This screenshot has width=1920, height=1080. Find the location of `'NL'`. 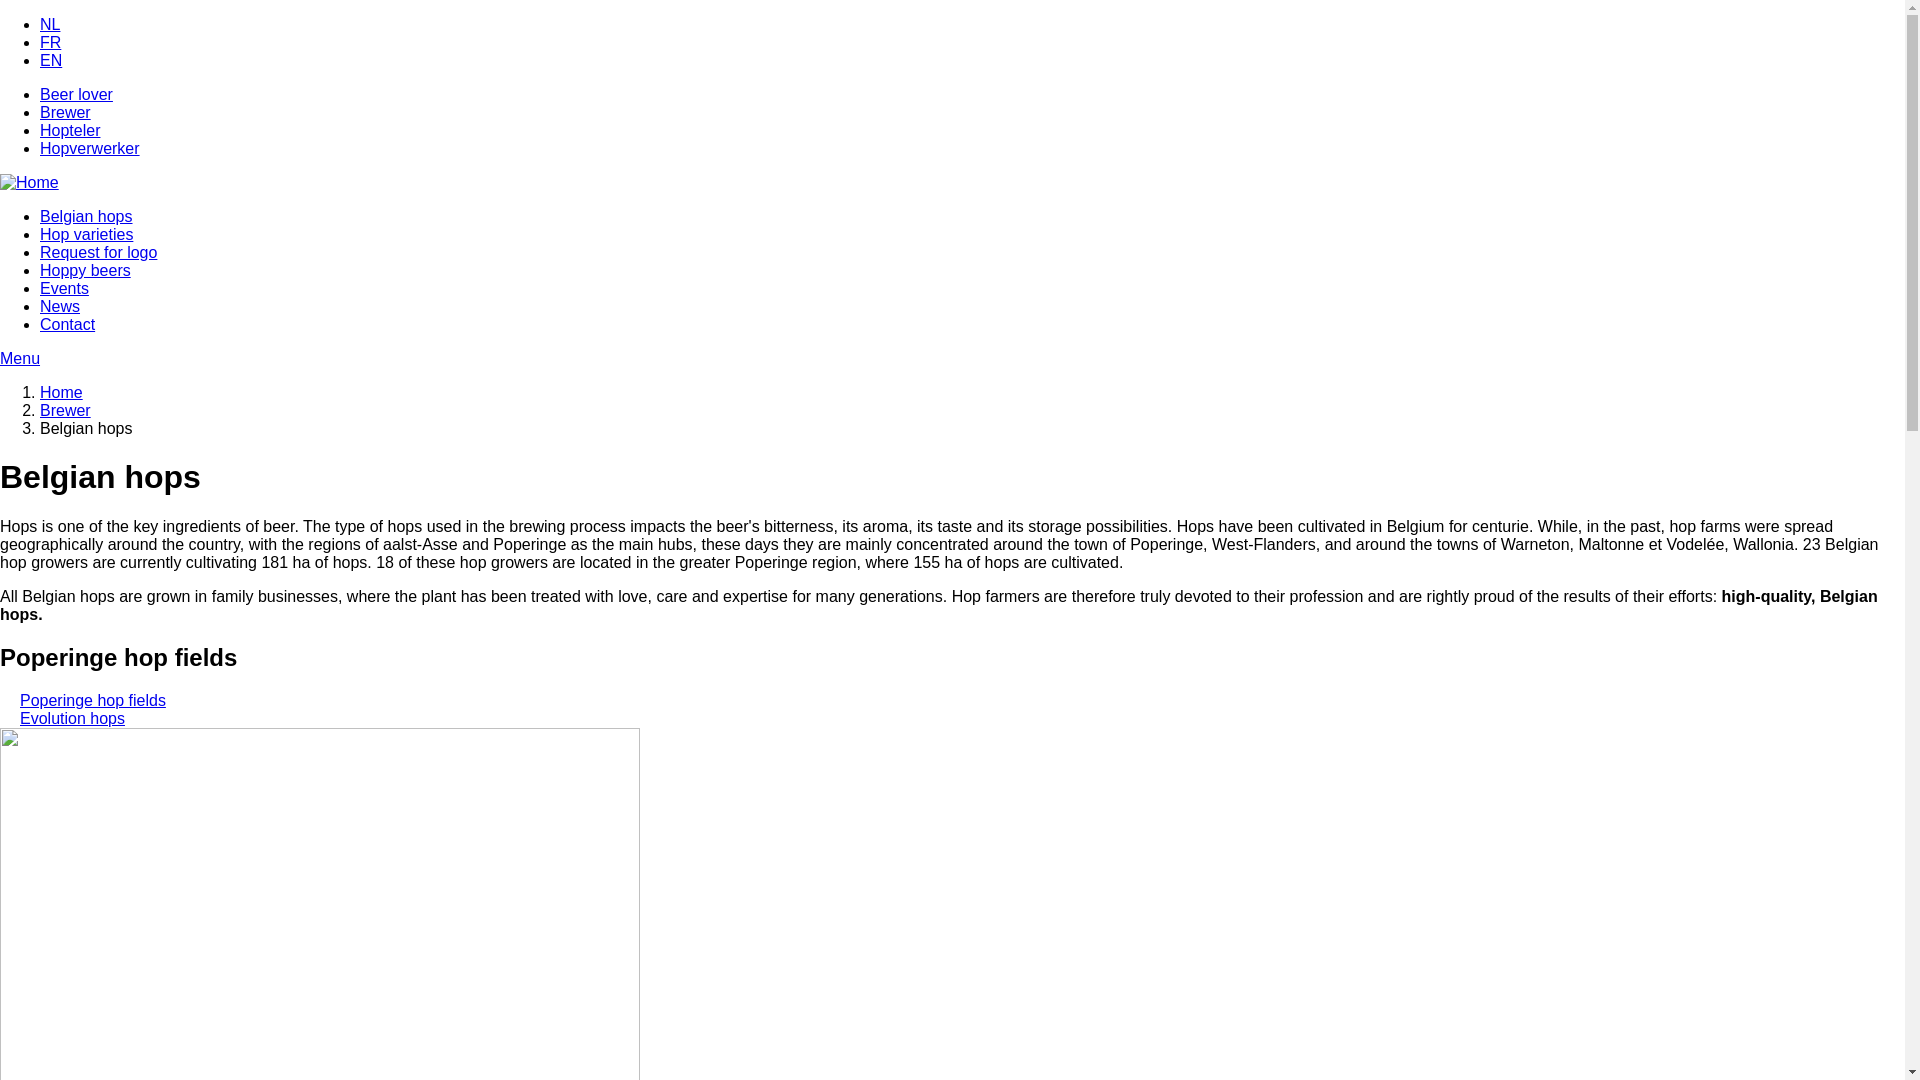

'NL' is located at coordinates (39, 24).